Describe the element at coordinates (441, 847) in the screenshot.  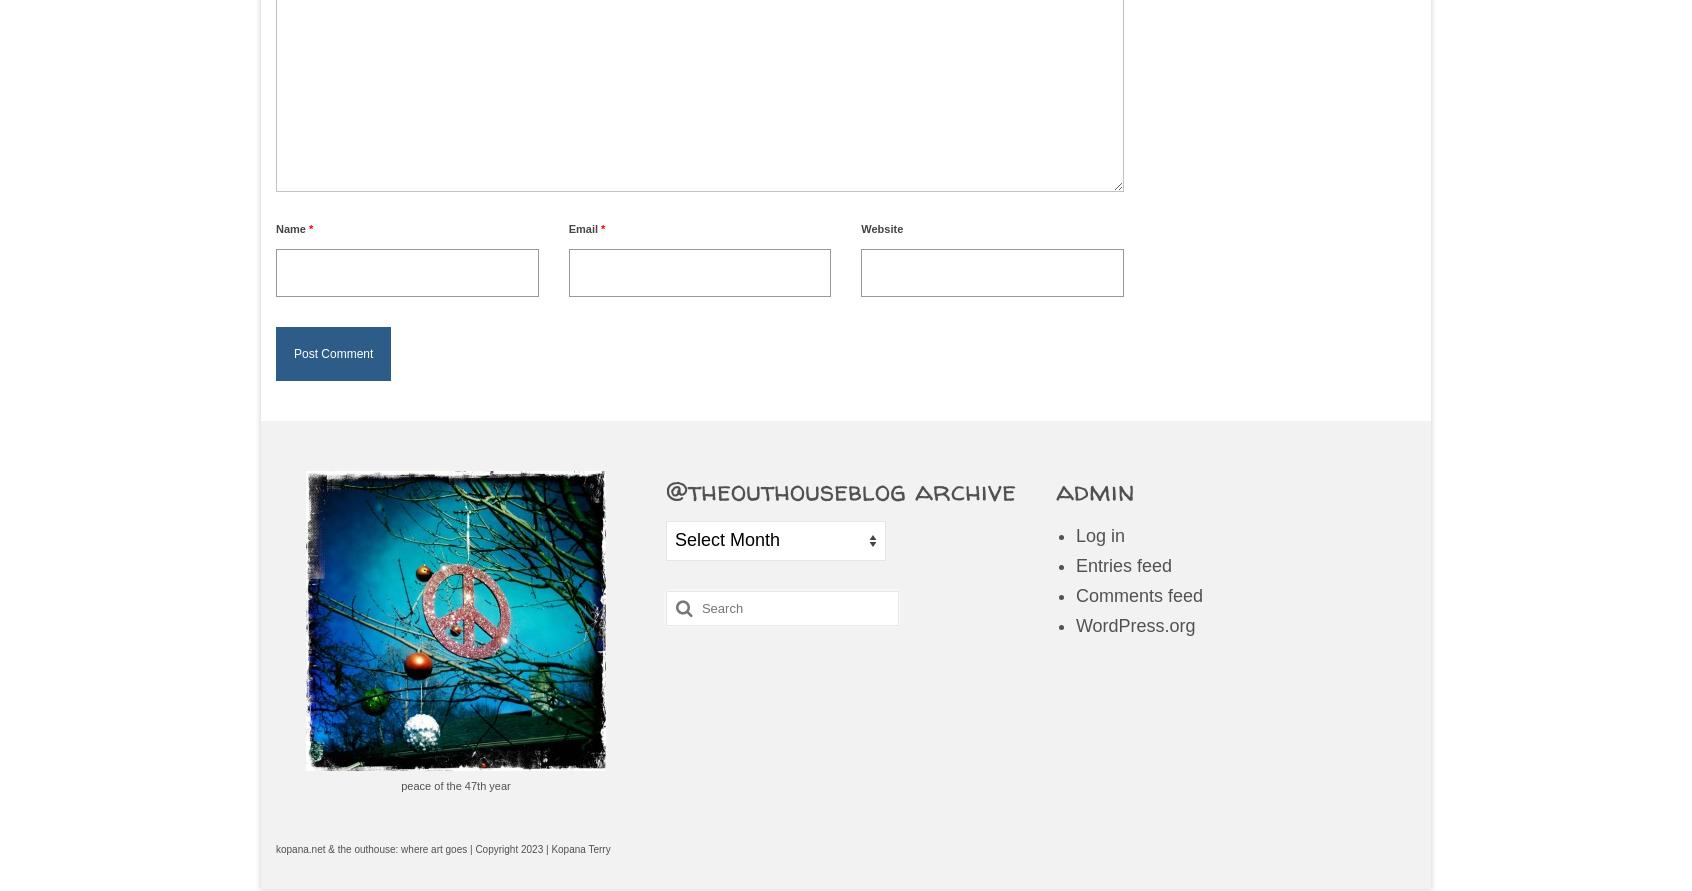
I see `'kopana.net & the outhouse: where art goes | Copyright 2023 | Kopana Terry'` at that location.